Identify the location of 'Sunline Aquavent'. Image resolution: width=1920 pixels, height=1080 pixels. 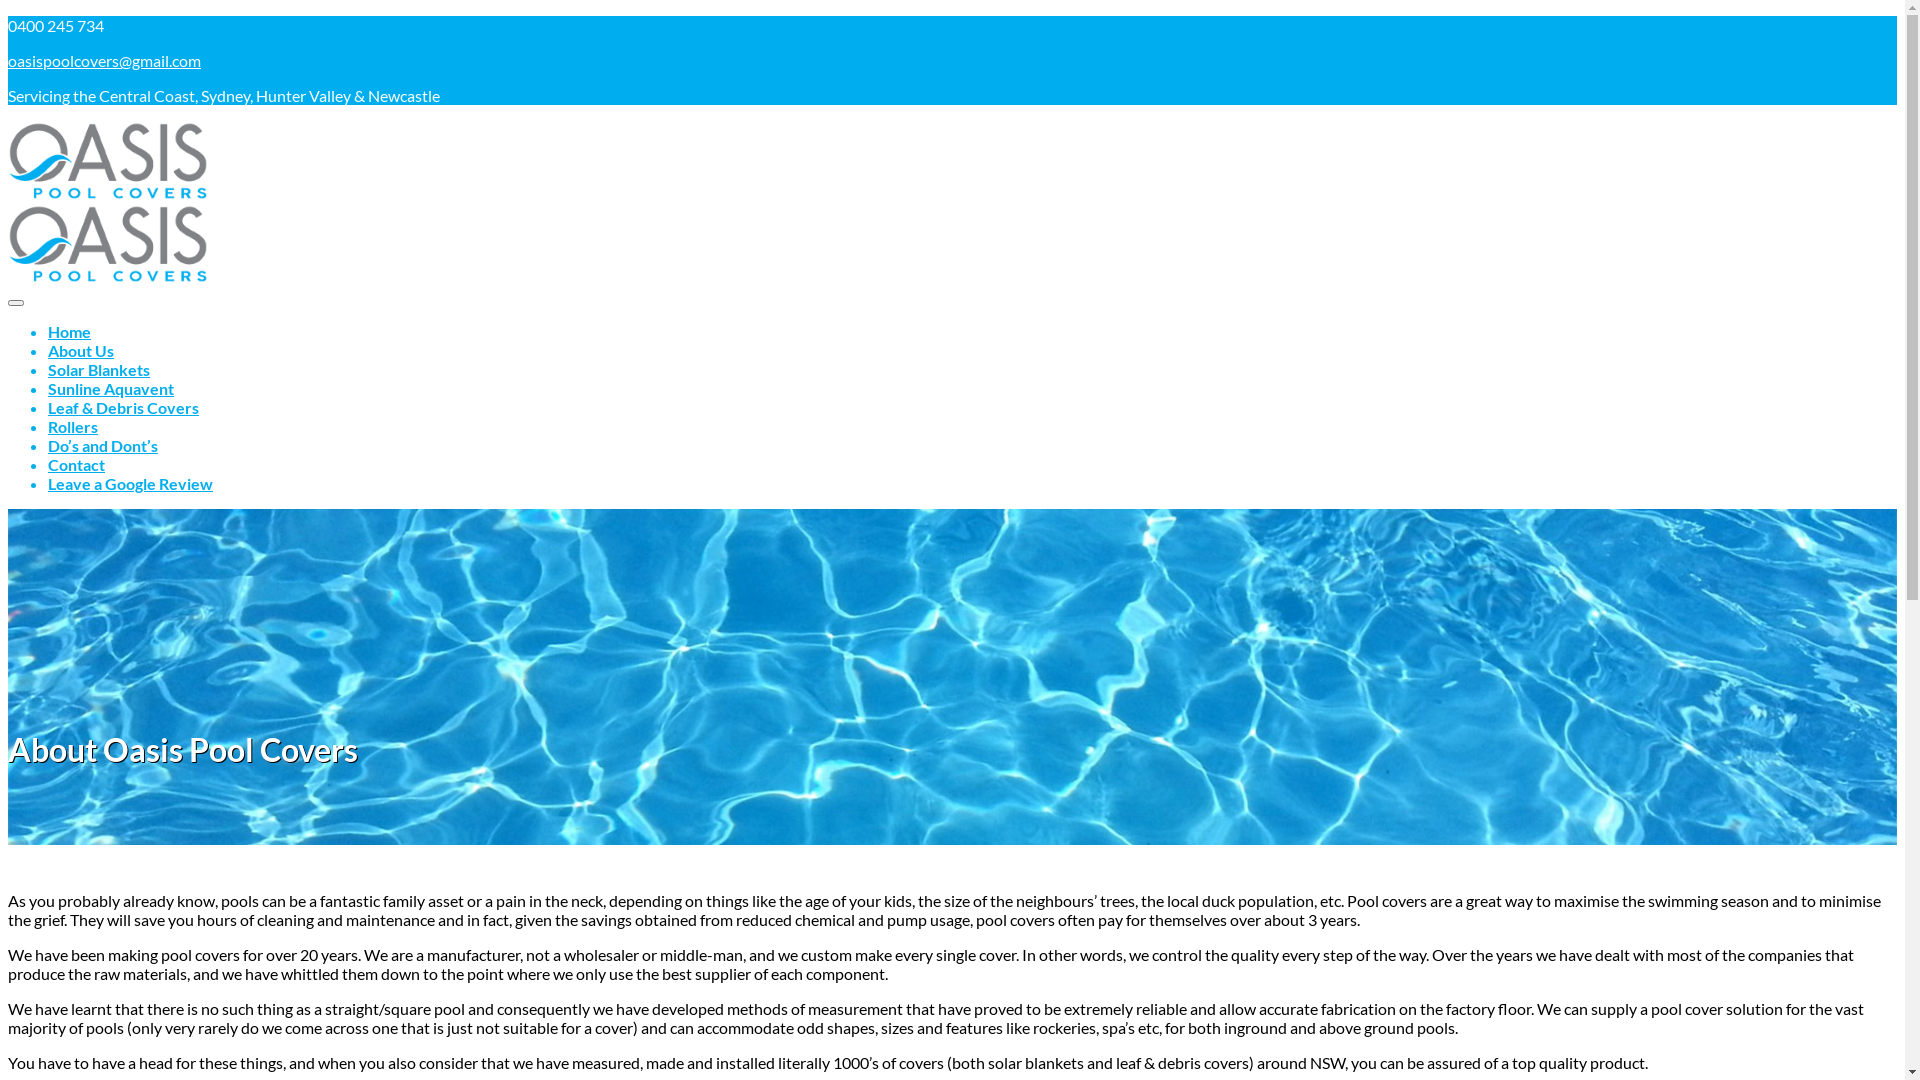
(109, 388).